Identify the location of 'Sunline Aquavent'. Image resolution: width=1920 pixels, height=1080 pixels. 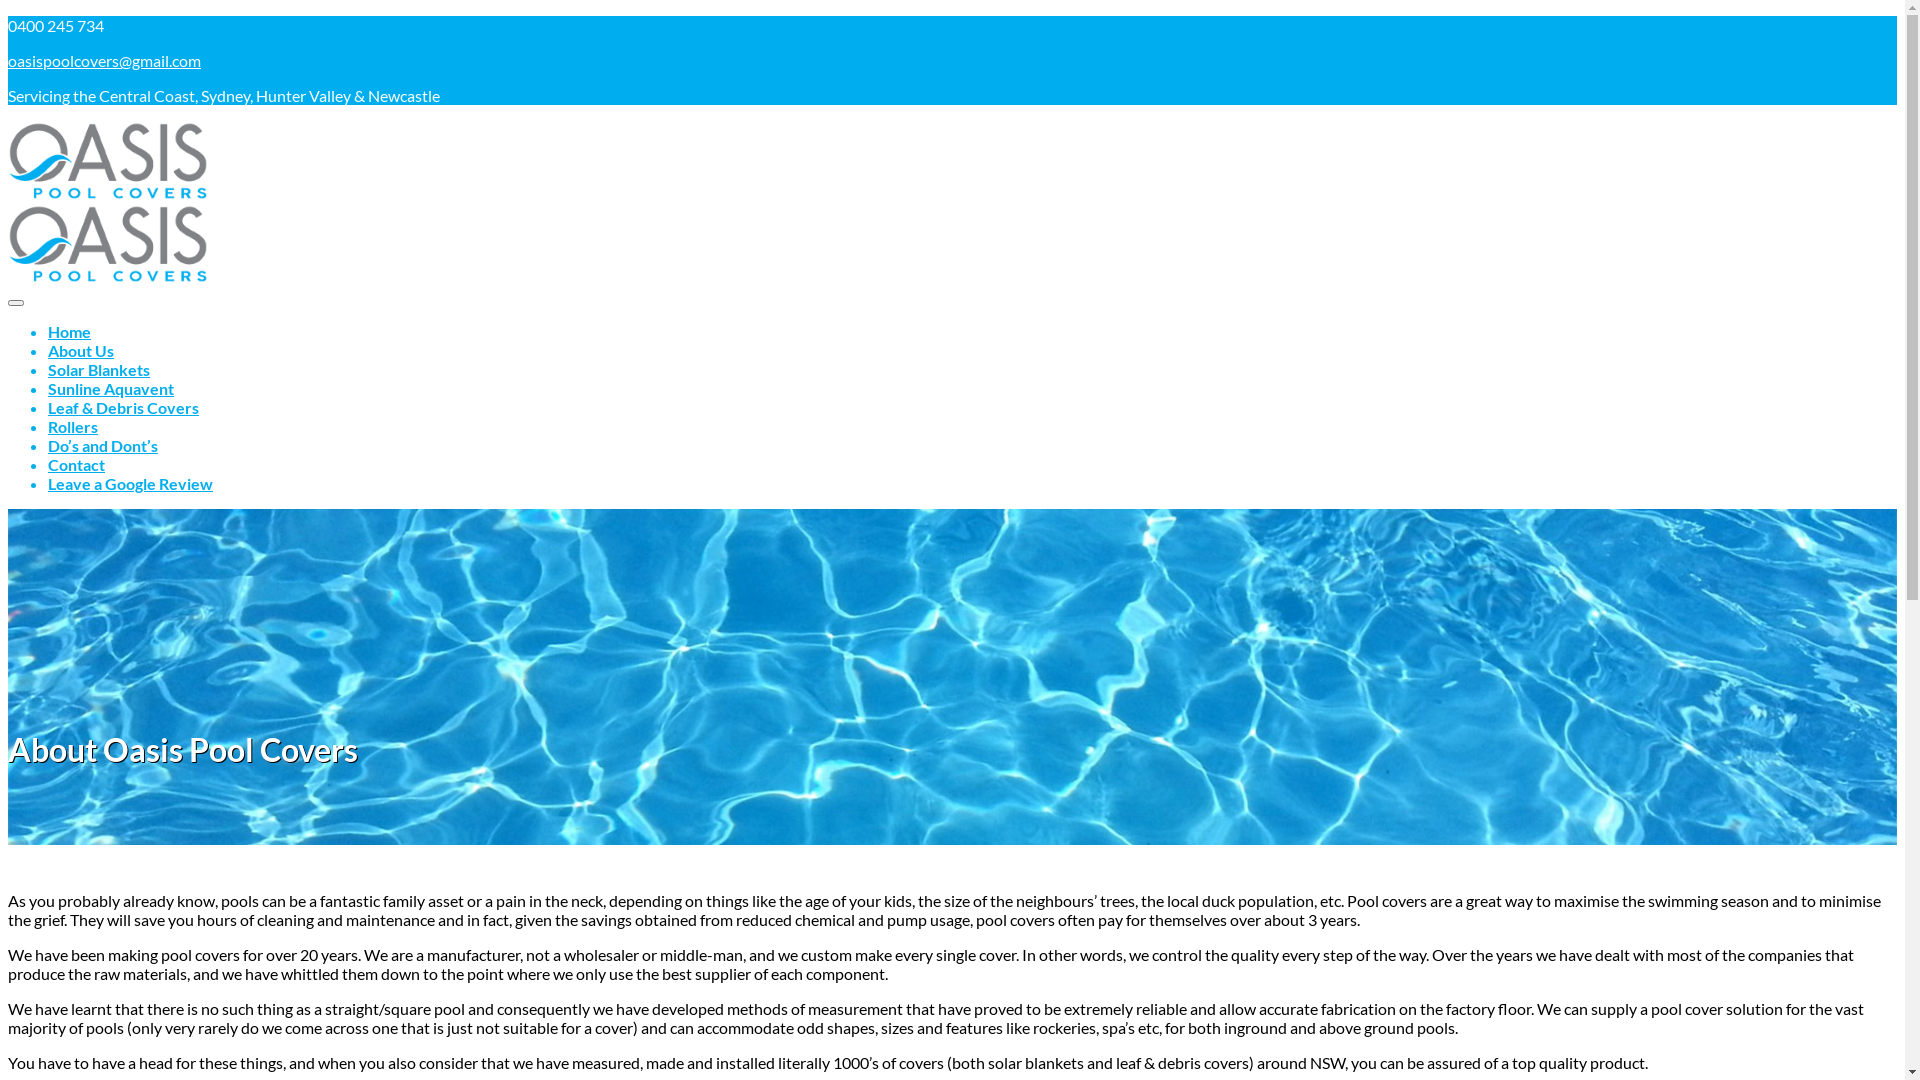
(109, 388).